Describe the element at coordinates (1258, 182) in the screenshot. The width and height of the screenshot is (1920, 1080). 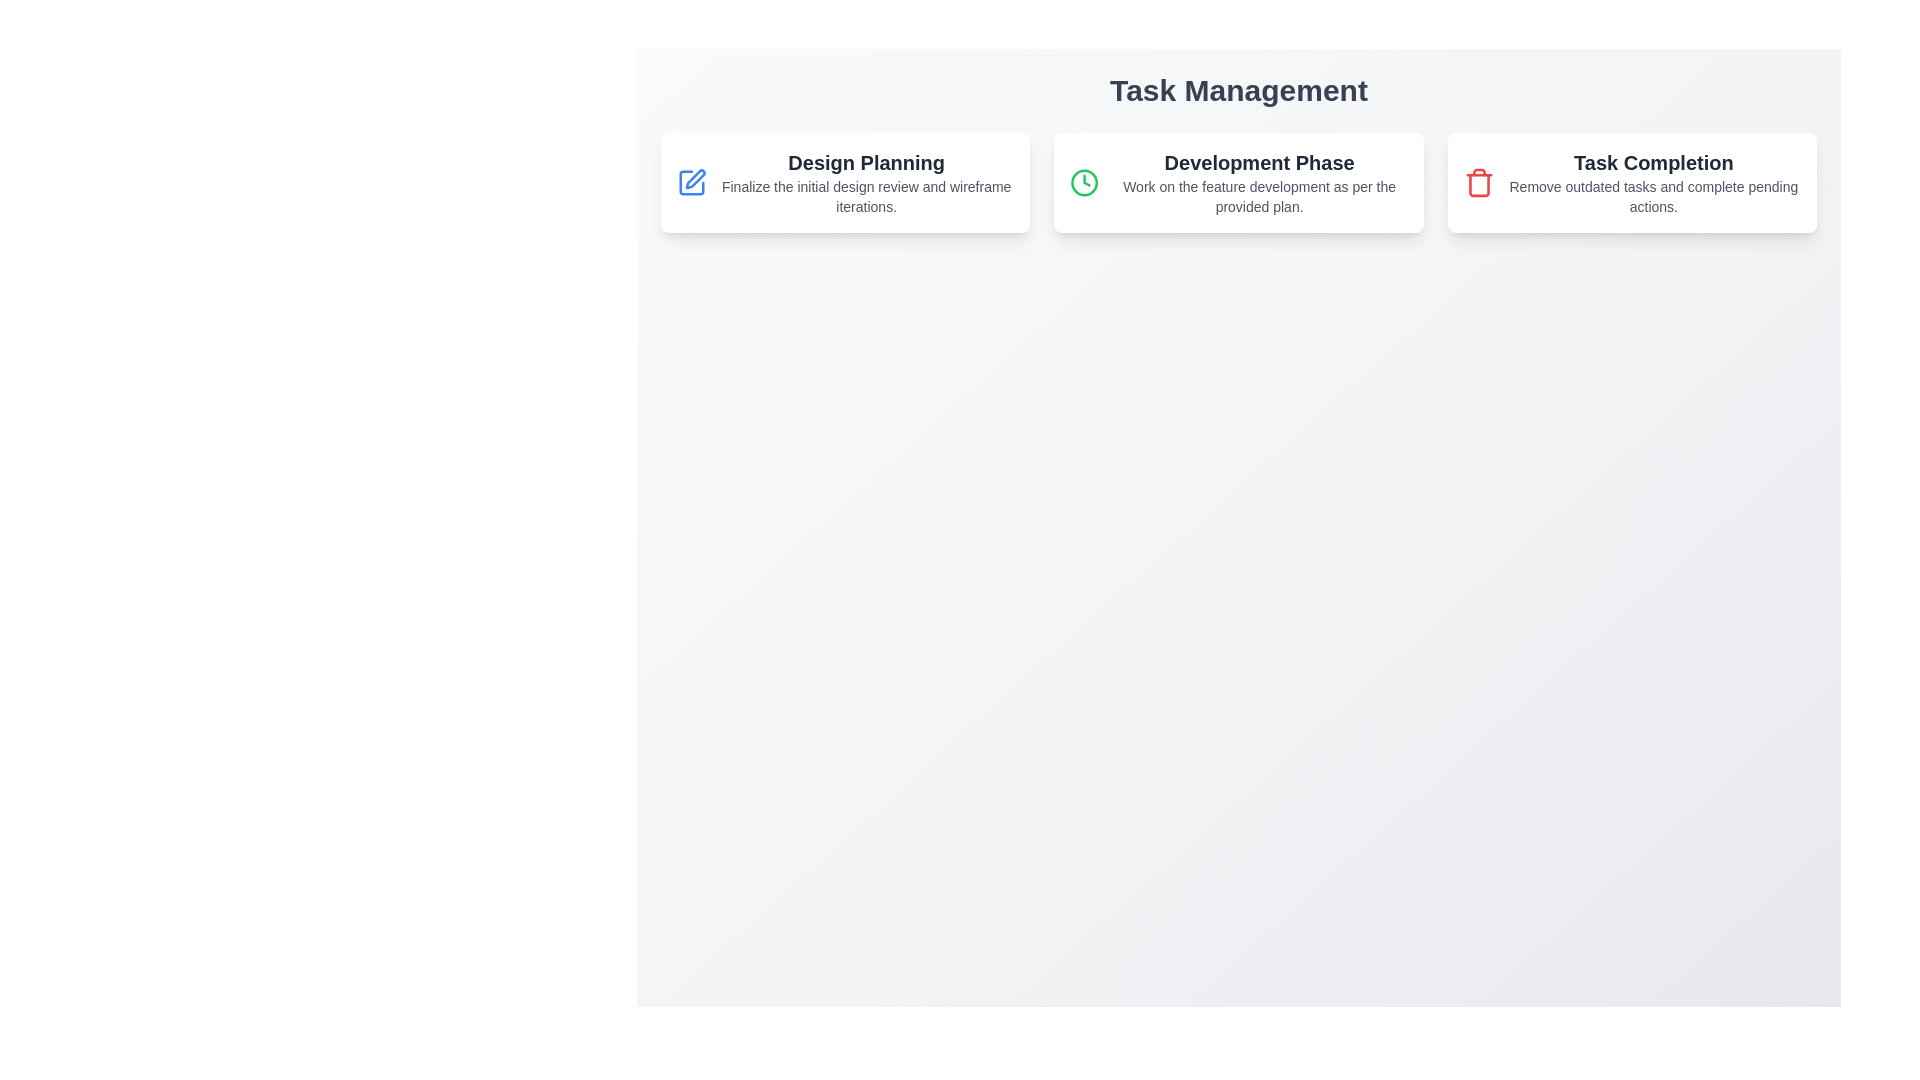
I see `the informational text block that provides details about the 'Development Phase' task, located below the green clock icon and between 'Design Planning' and 'Task Completion'` at that location.